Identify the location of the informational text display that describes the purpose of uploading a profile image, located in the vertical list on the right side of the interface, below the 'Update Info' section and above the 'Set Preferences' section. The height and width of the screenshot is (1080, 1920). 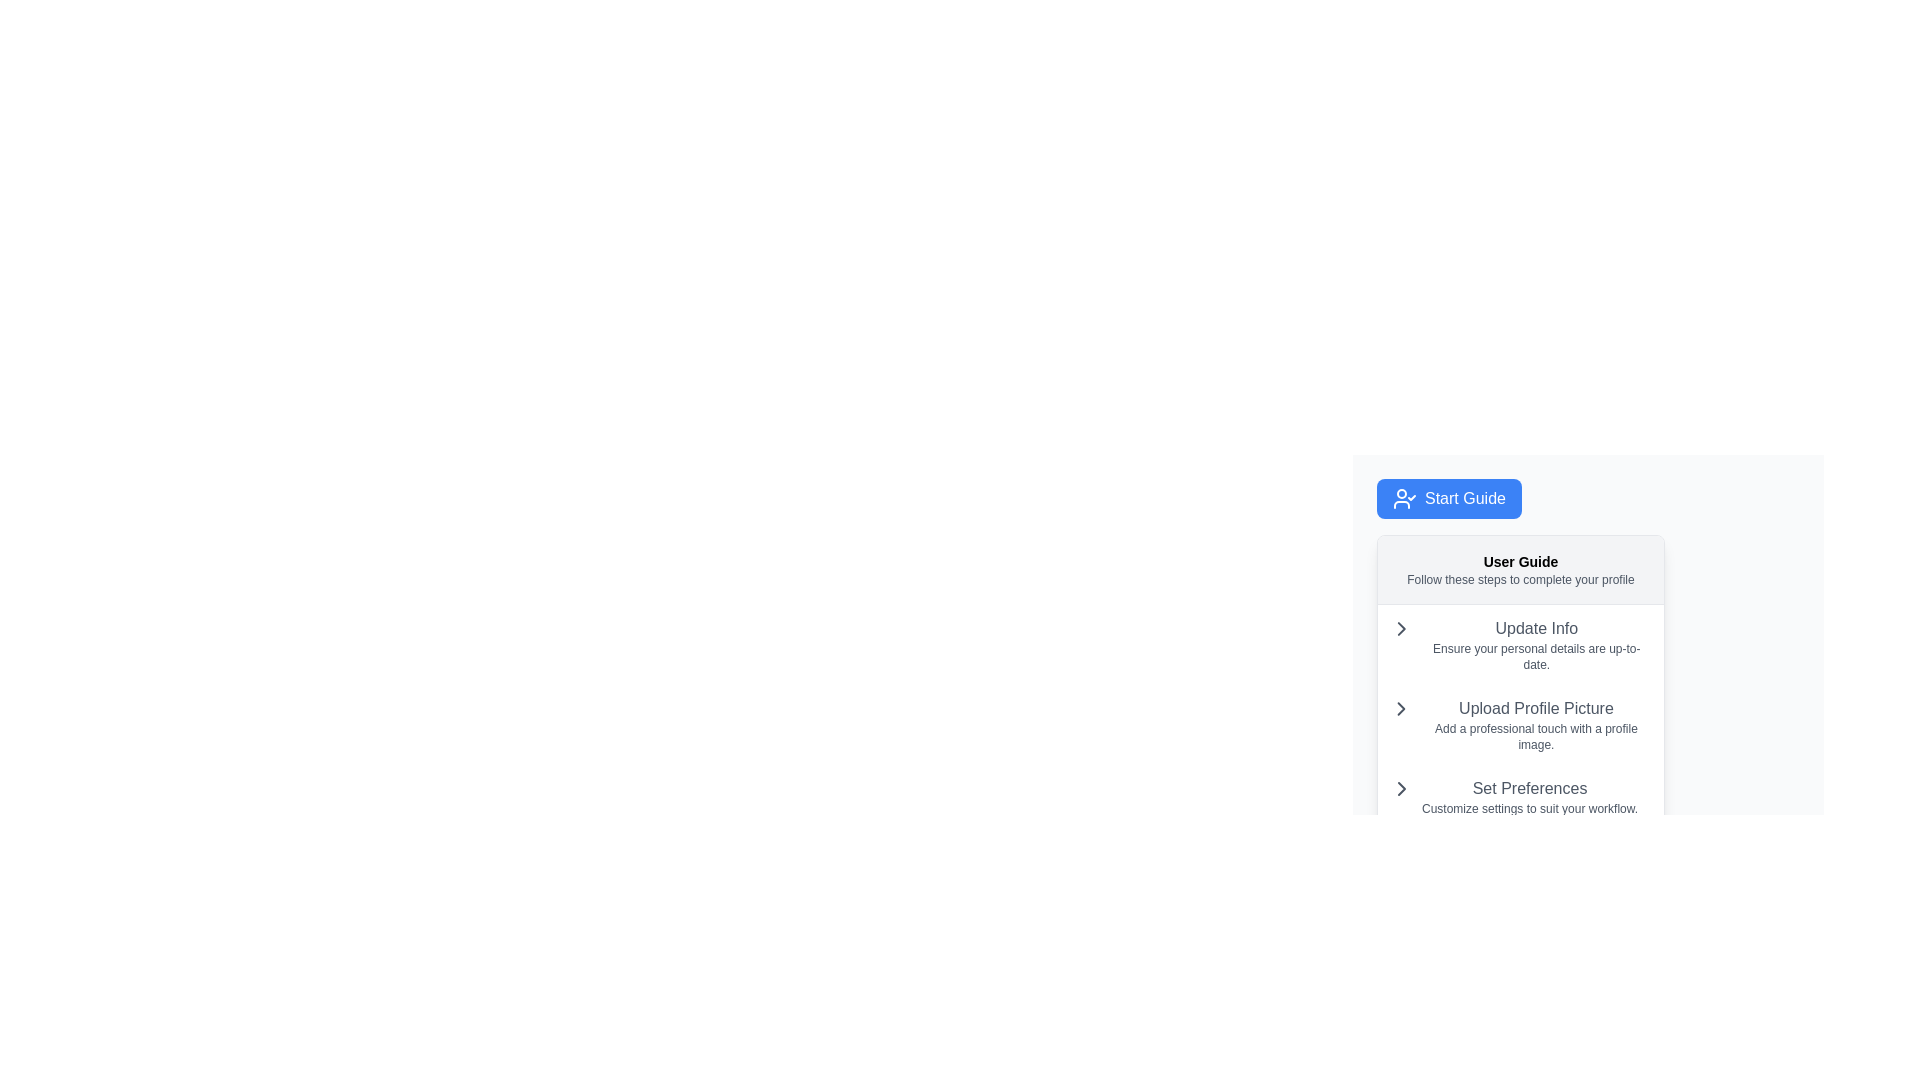
(1535, 725).